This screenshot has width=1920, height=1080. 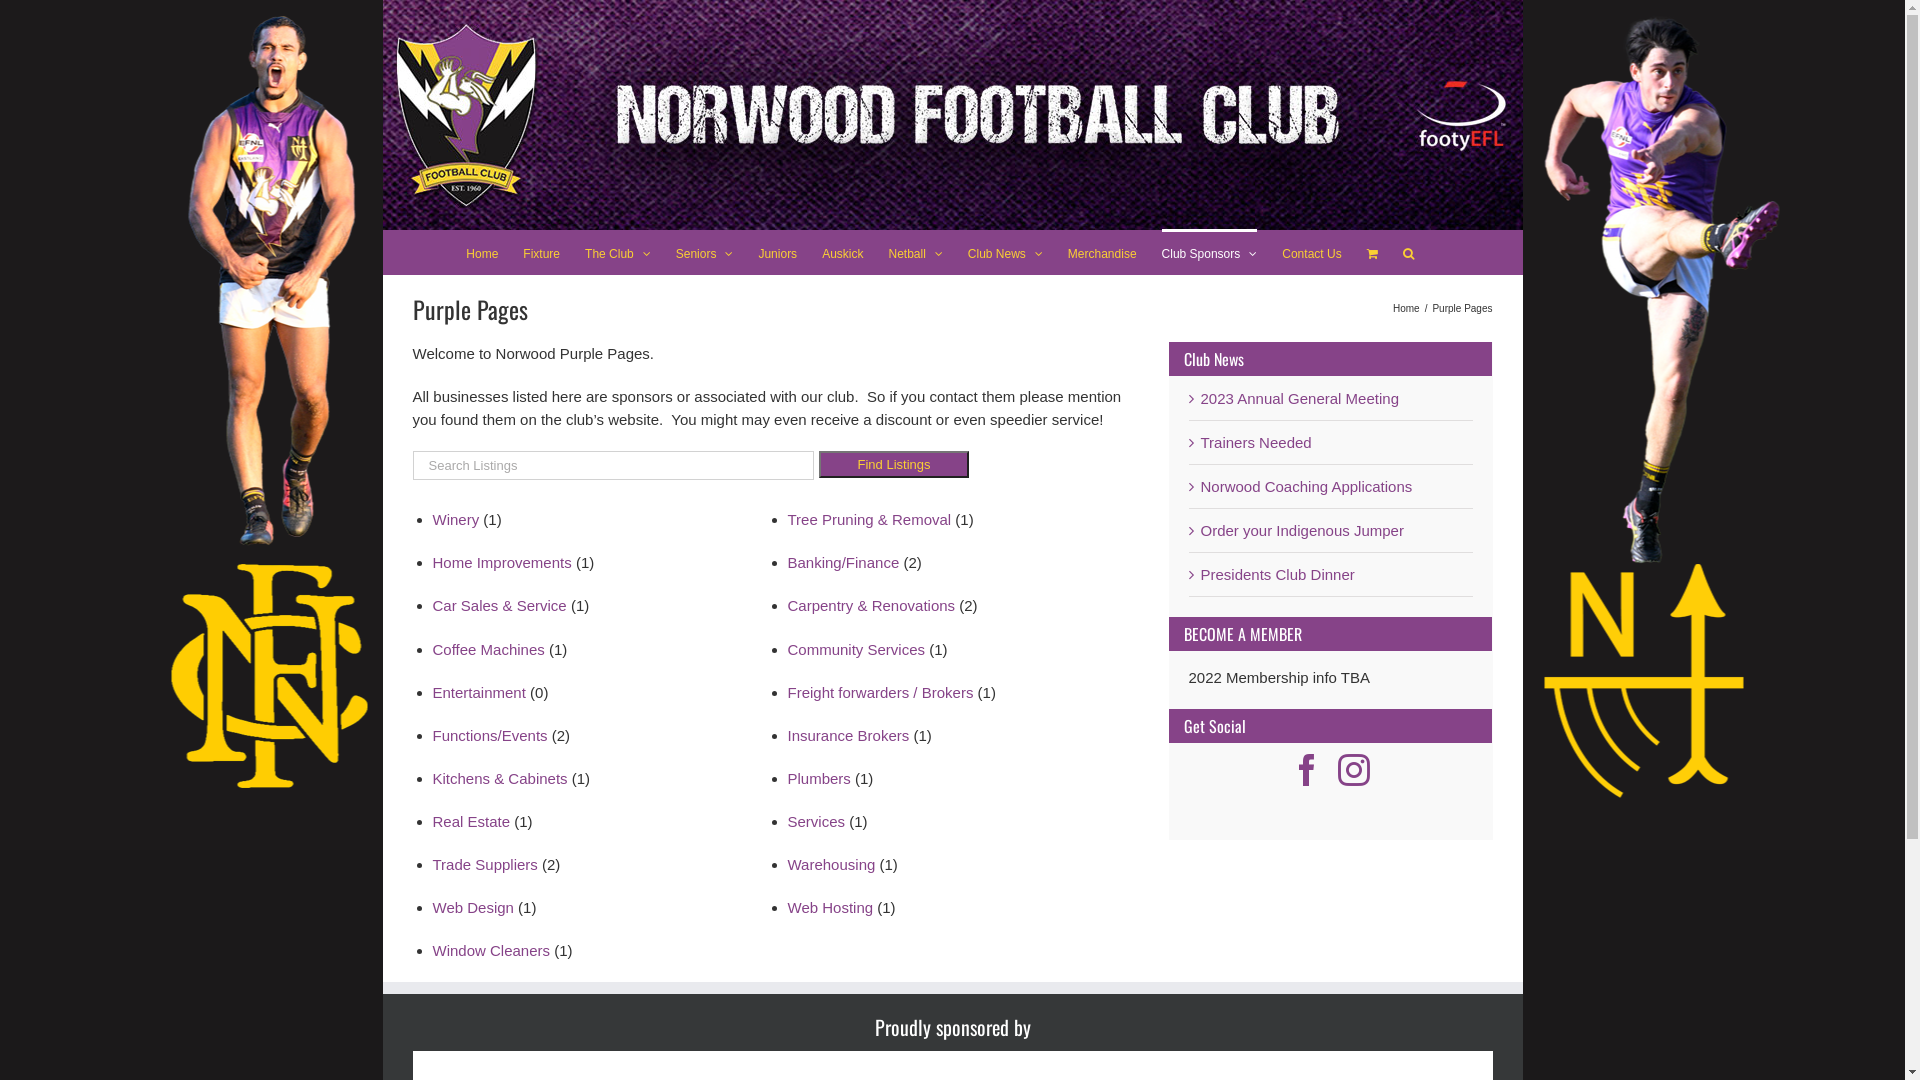 I want to click on 'Window Cleaners', so click(x=490, y=949).